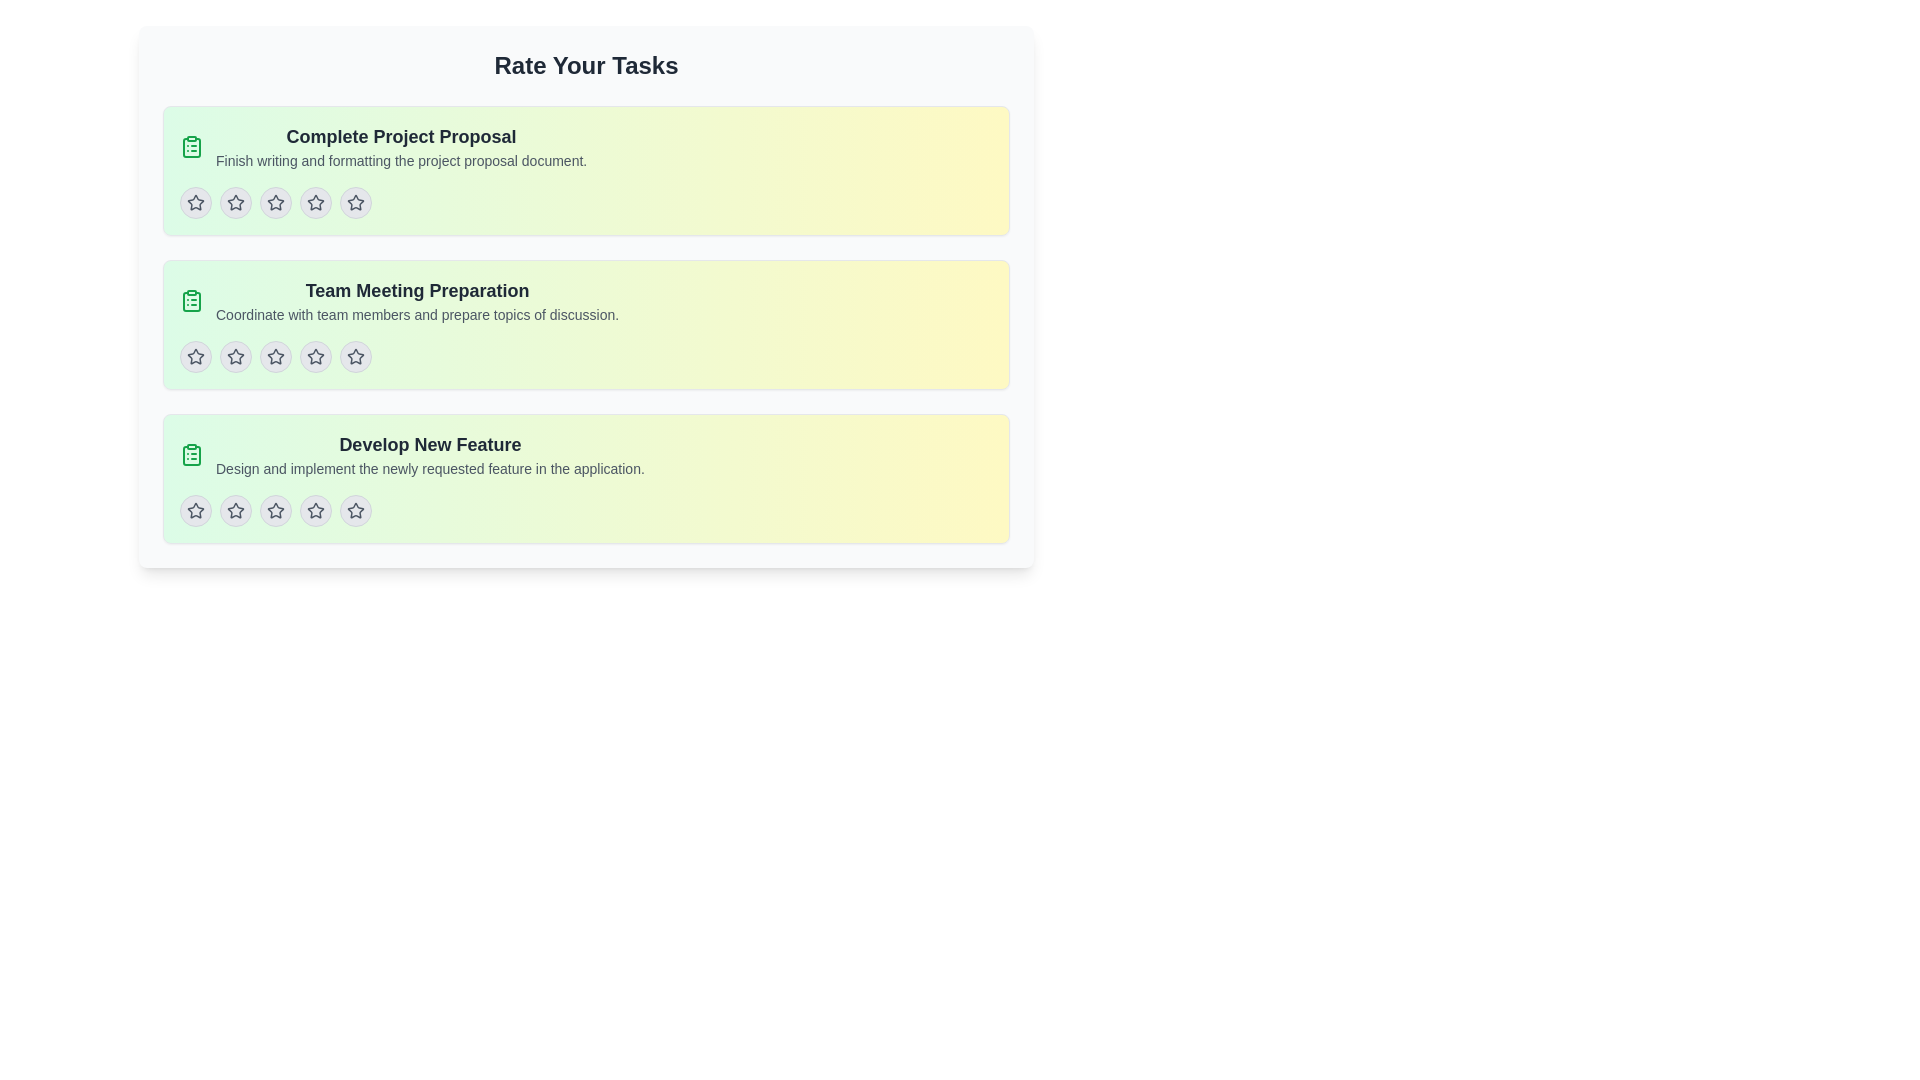  What do you see at coordinates (315, 356) in the screenshot?
I see `the third star icon in the rating system under the 'Team Meeting Preparation' task` at bounding box center [315, 356].